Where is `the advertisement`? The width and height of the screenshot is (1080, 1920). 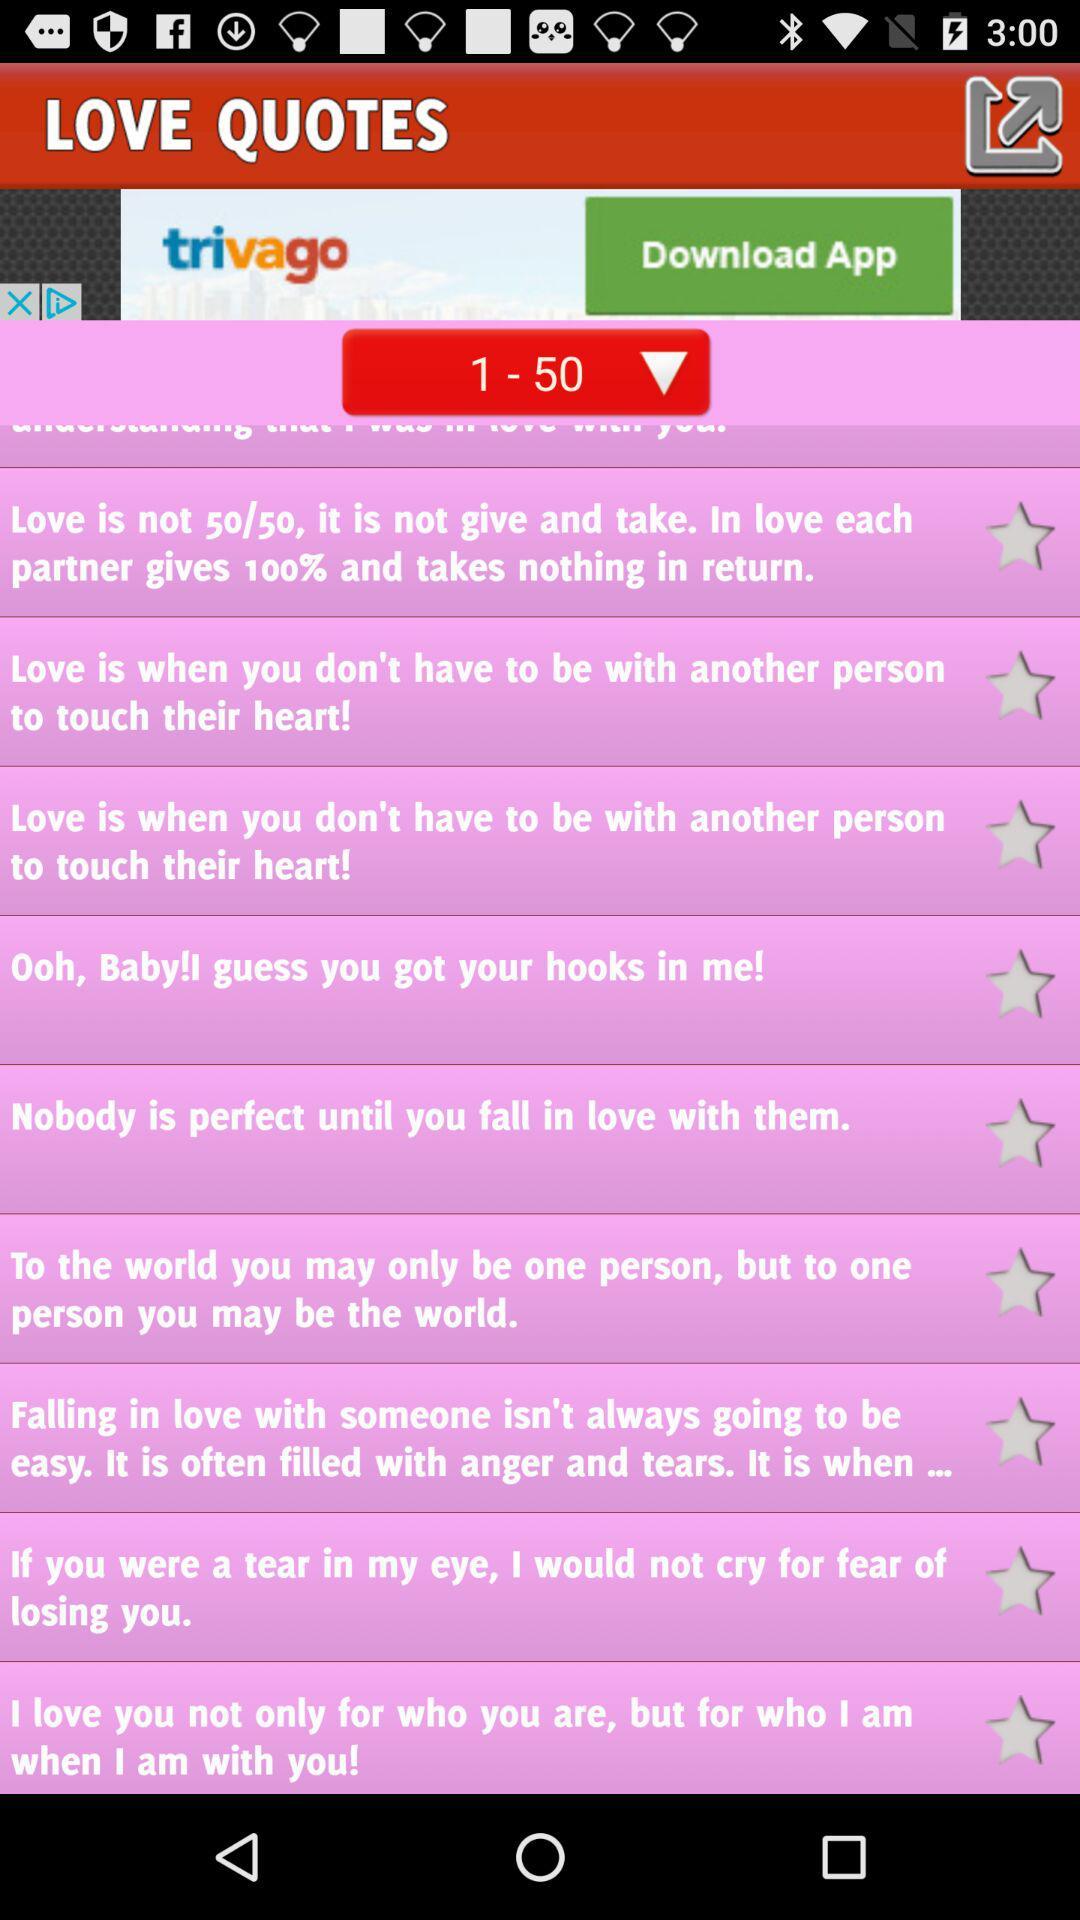 the advertisement is located at coordinates (540, 253).